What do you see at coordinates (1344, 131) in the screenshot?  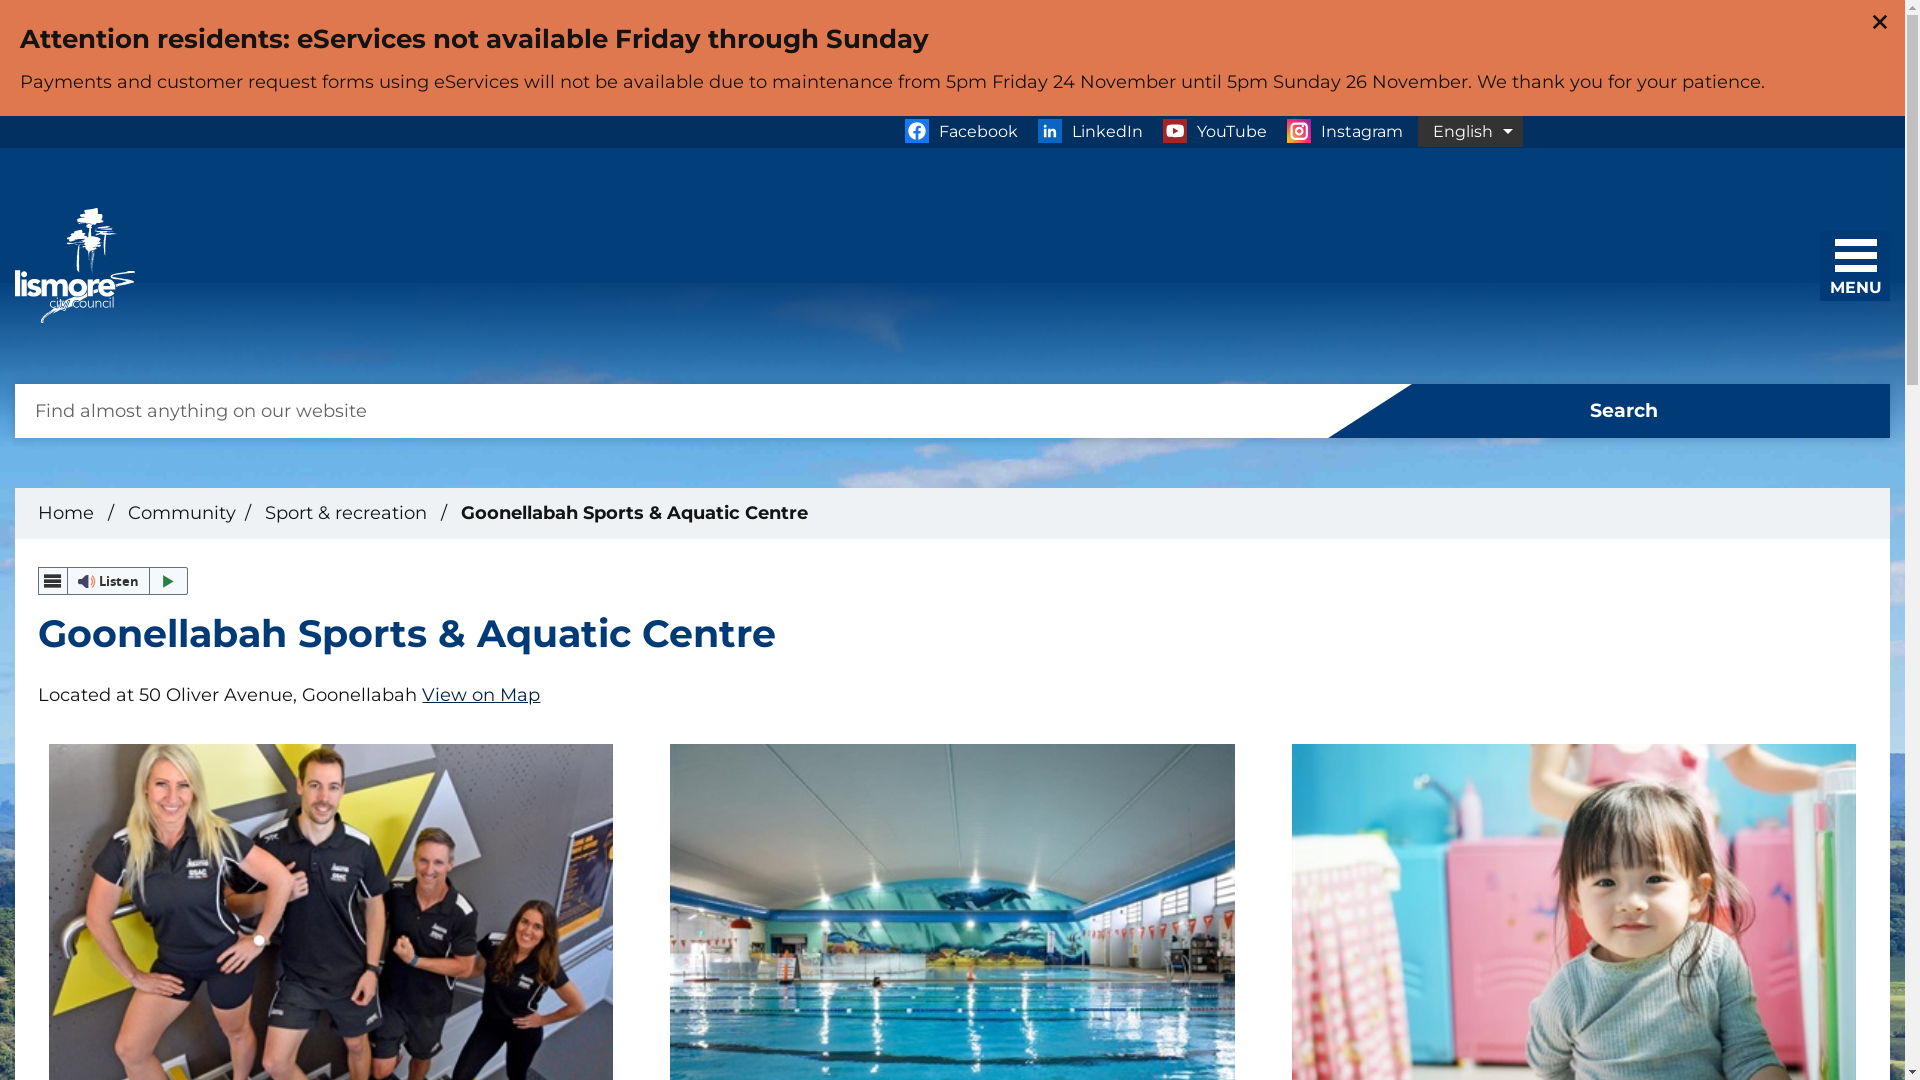 I see `'Instagram'` at bounding box center [1344, 131].